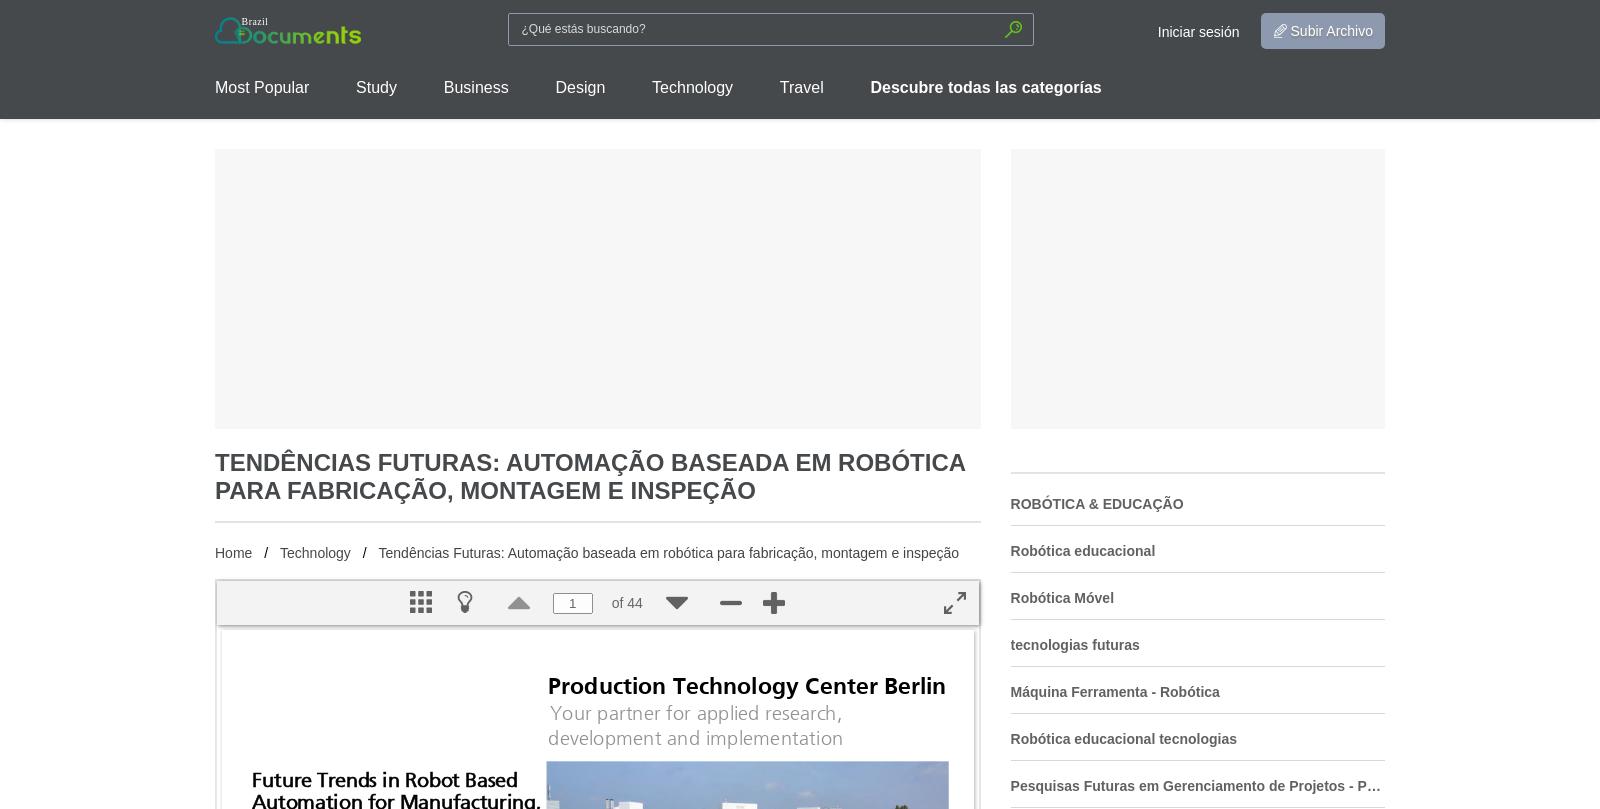  I want to click on 'of 44', so click(611, 603).